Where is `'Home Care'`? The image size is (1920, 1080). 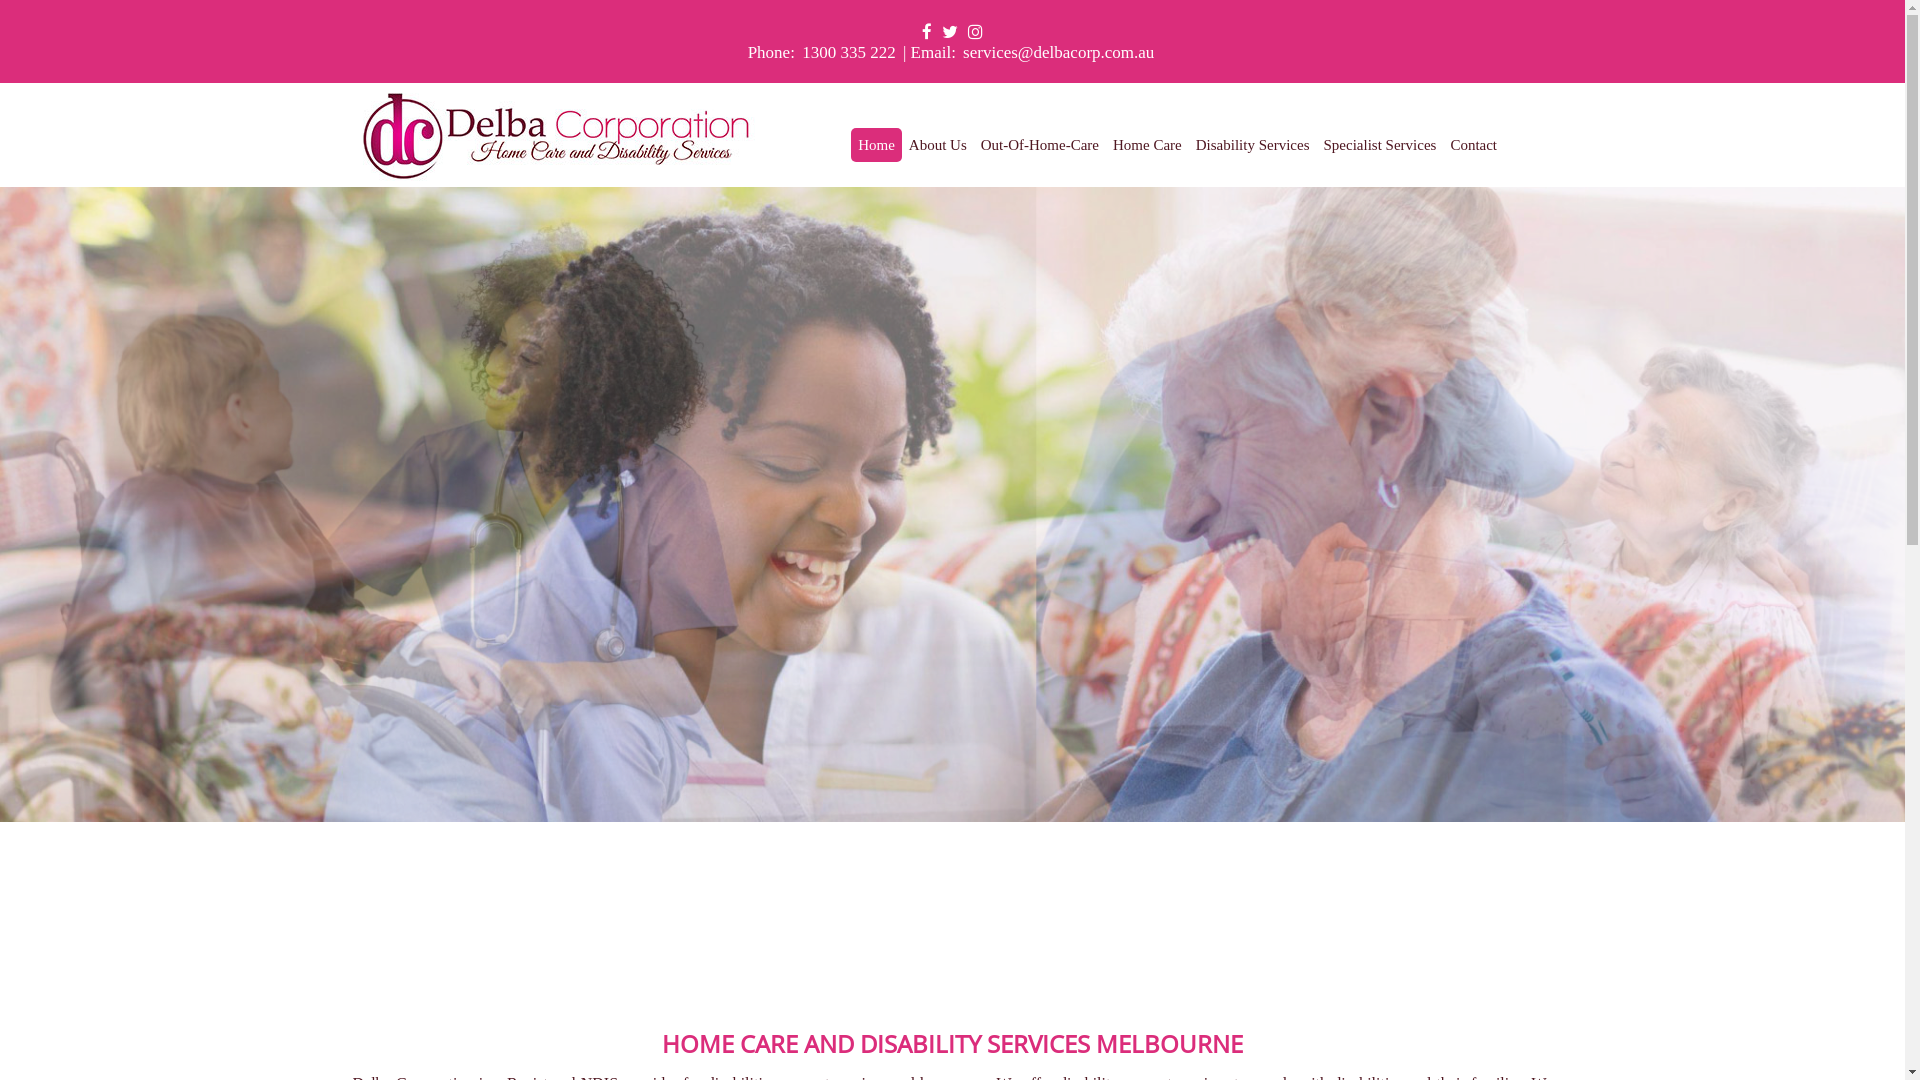 'Home Care' is located at coordinates (1147, 144).